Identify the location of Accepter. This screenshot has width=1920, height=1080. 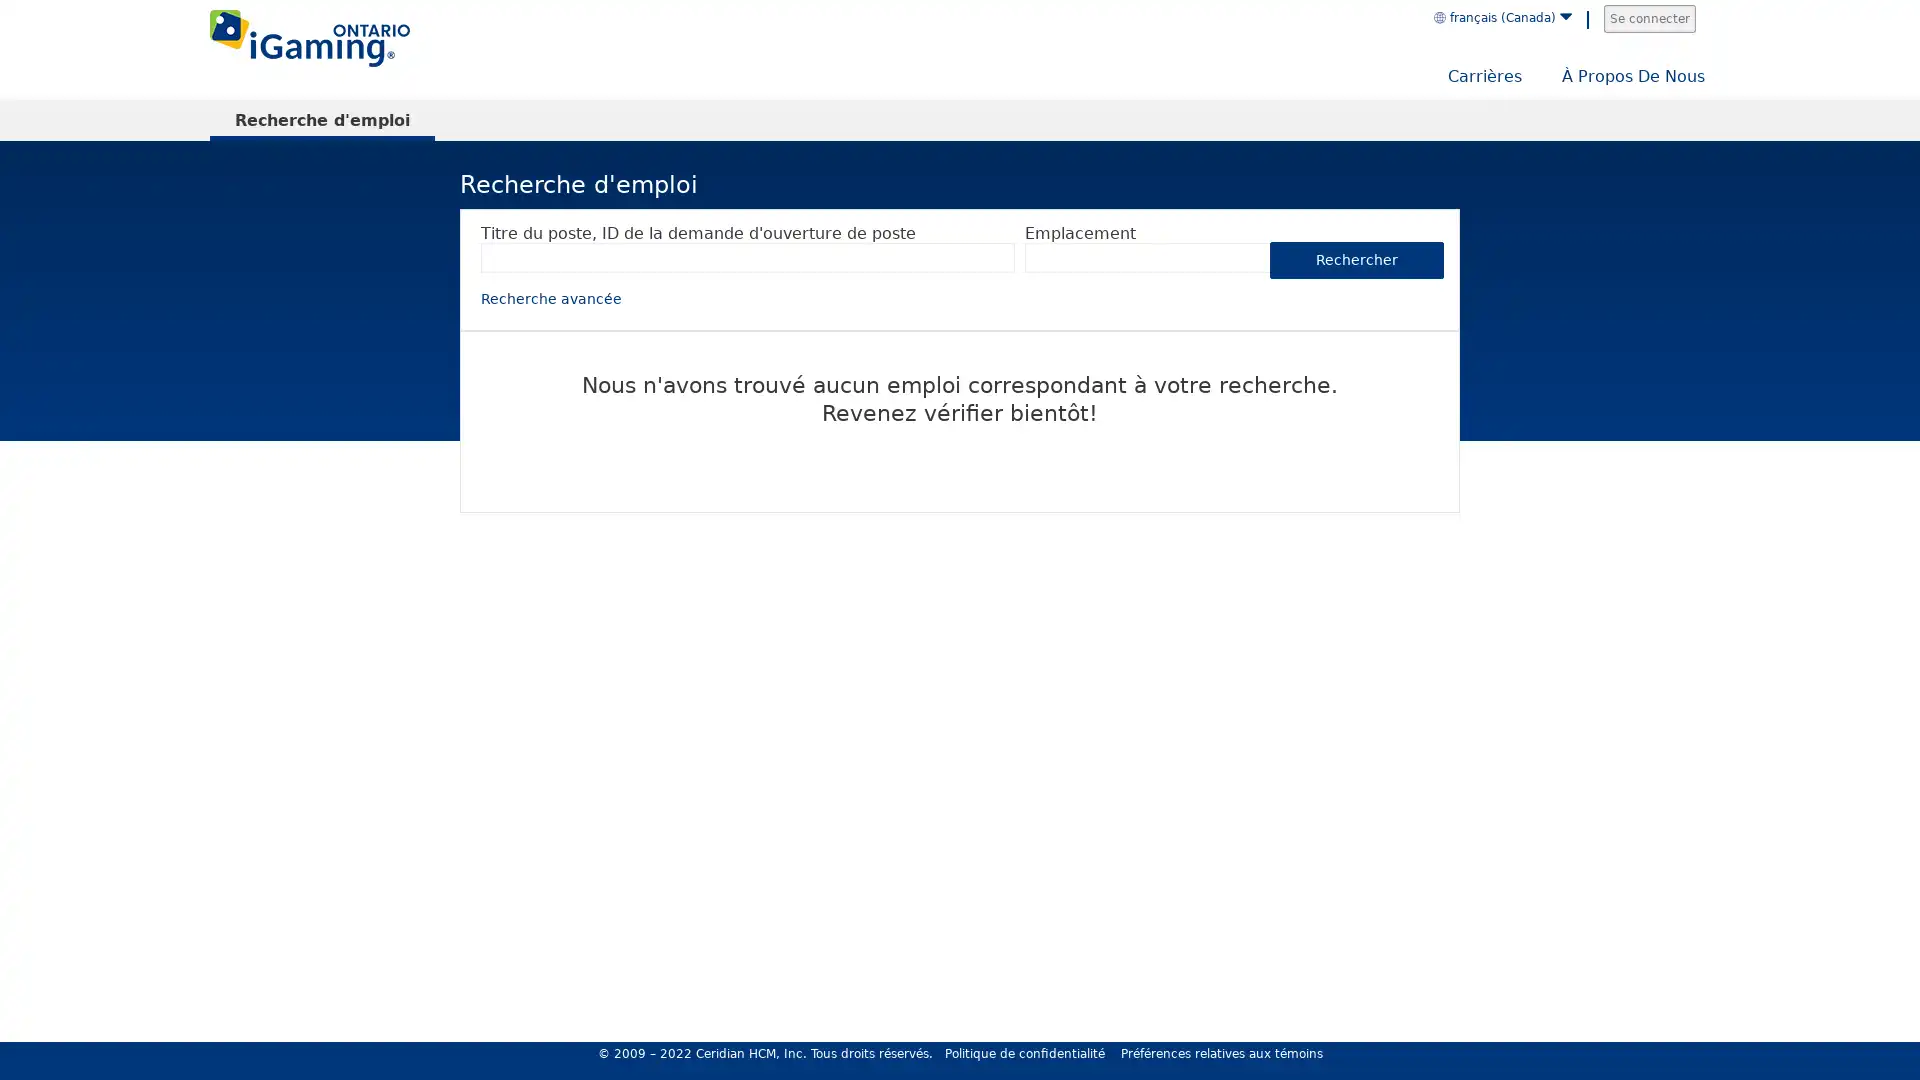
(1829, 1017).